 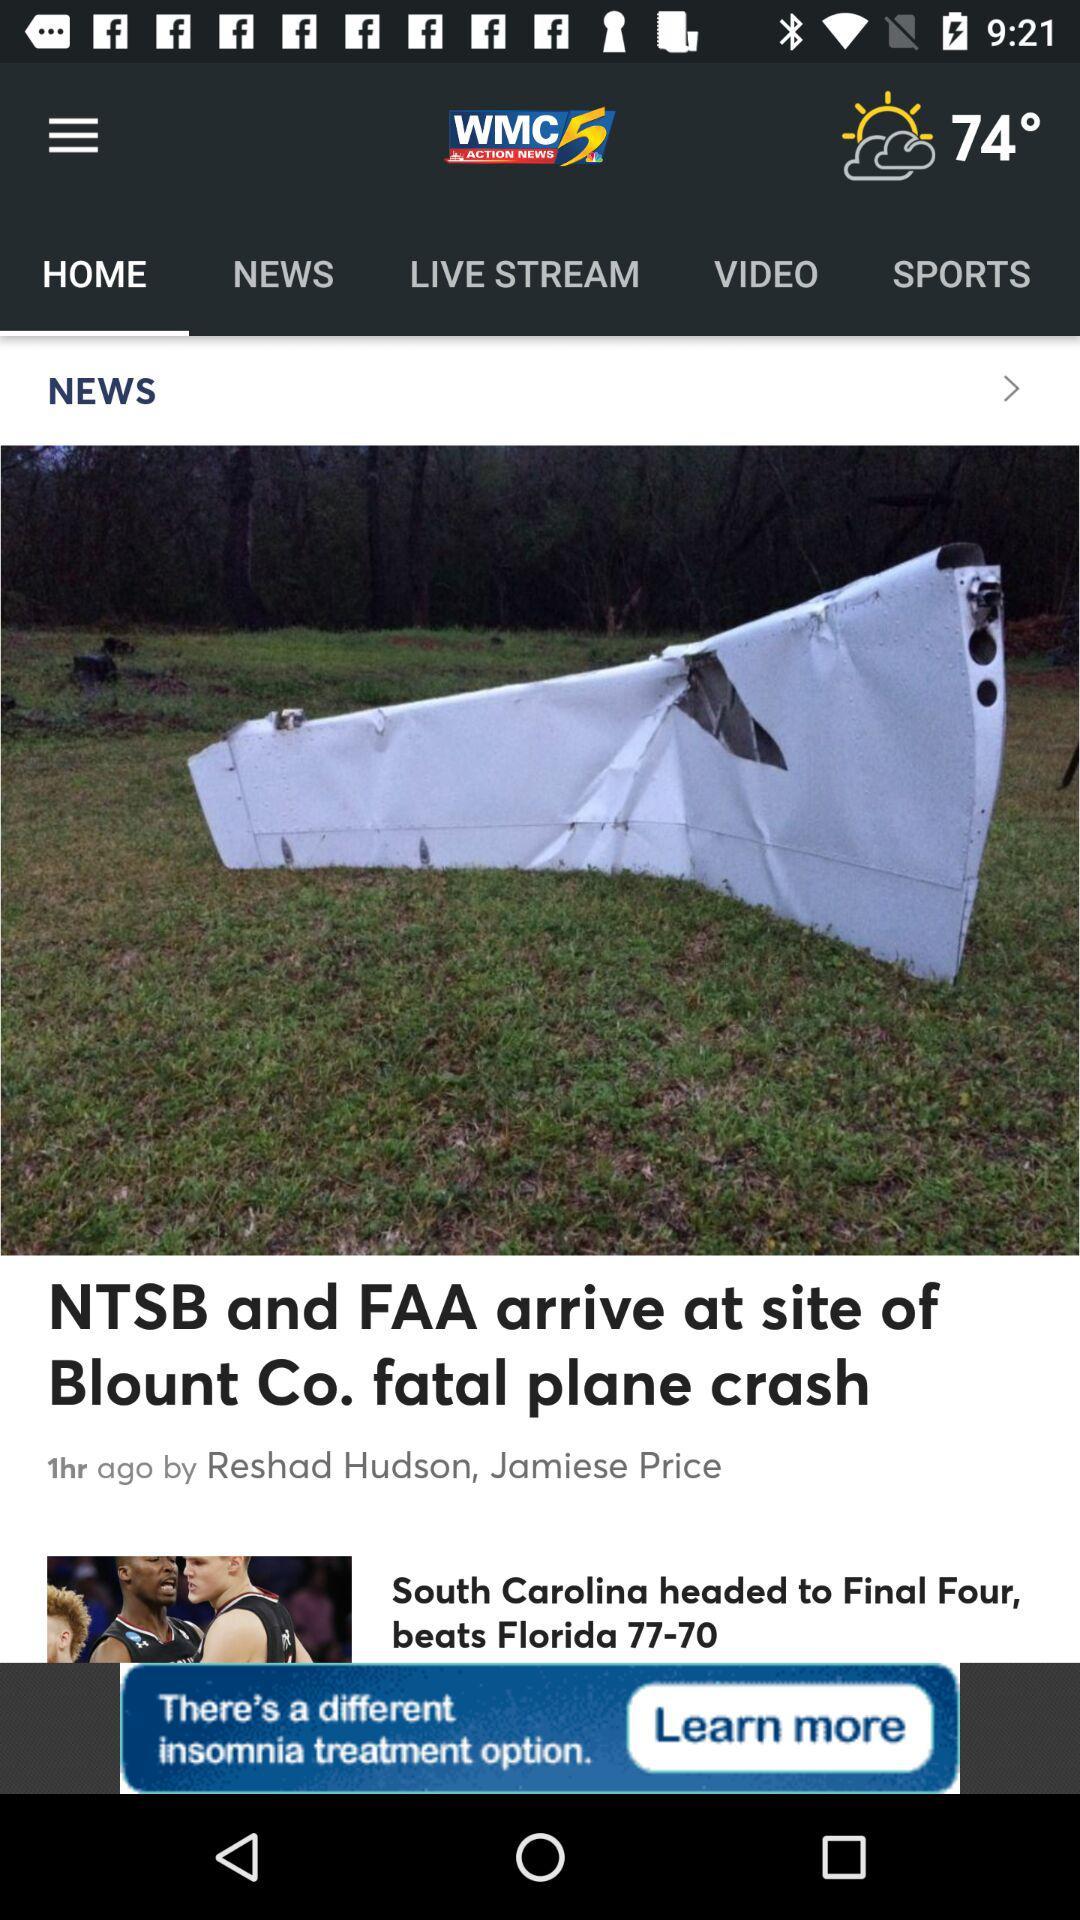 What do you see at coordinates (540, 1727) in the screenshot?
I see `advertiser` at bounding box center [540, 1727].